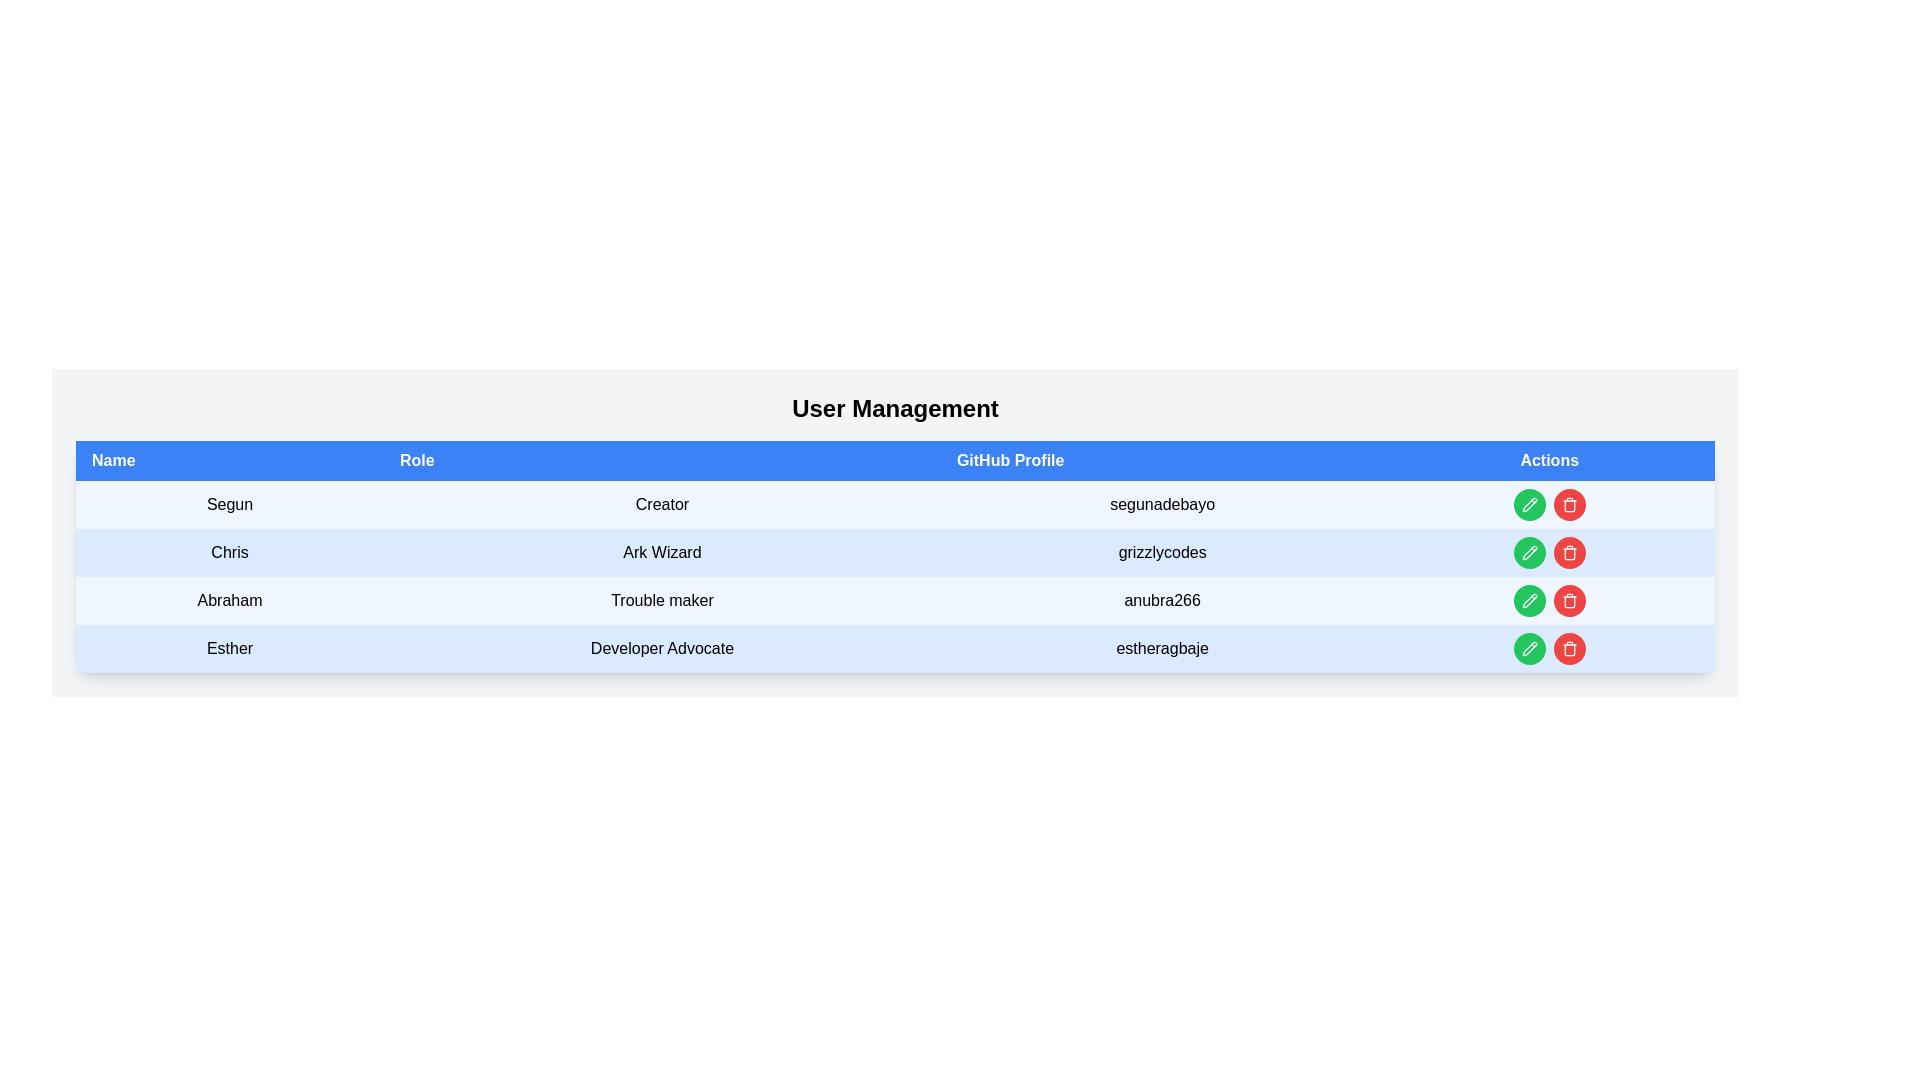 This screenshot has width=1920, height=1080. Describe the element at coordinates (1548, 600) in the screenshot. I see `the green button in the Actions column for the user 'Abraham'` at that location.